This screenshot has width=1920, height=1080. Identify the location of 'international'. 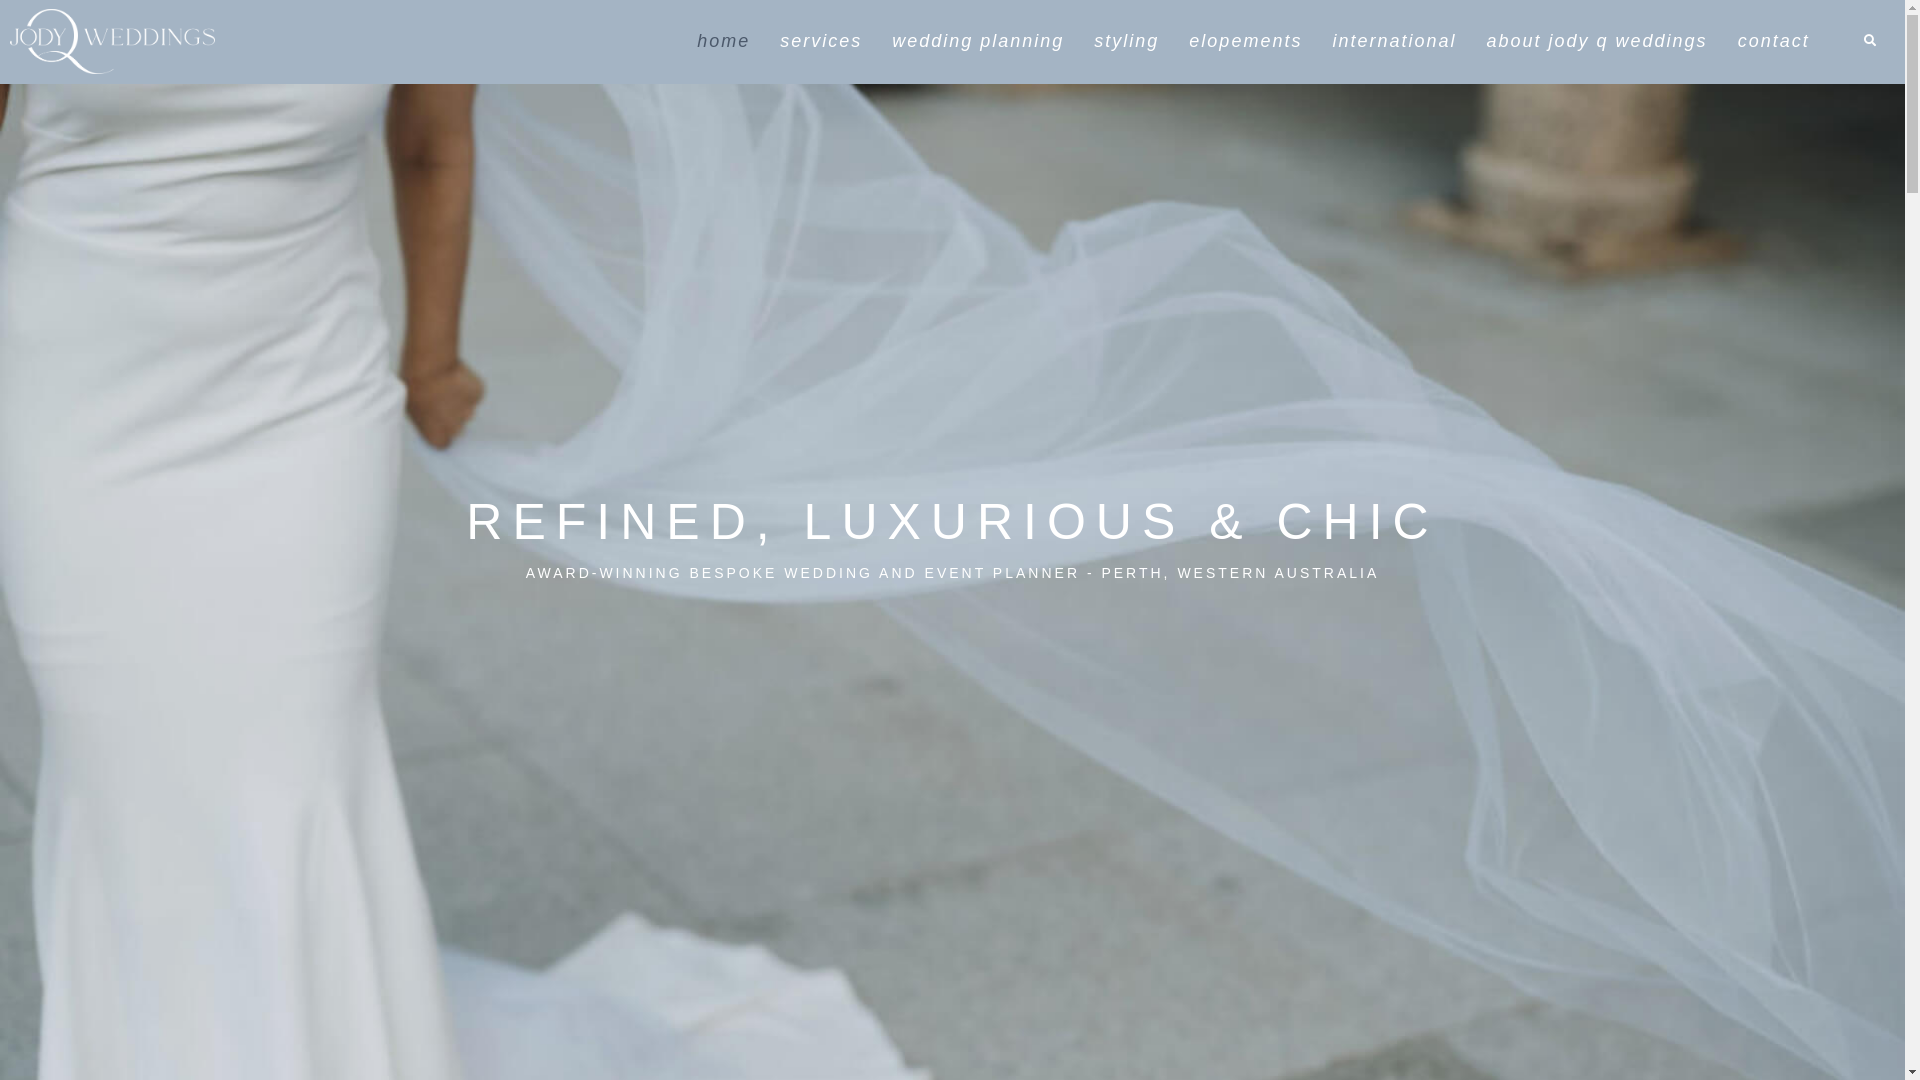
(1392, 41).